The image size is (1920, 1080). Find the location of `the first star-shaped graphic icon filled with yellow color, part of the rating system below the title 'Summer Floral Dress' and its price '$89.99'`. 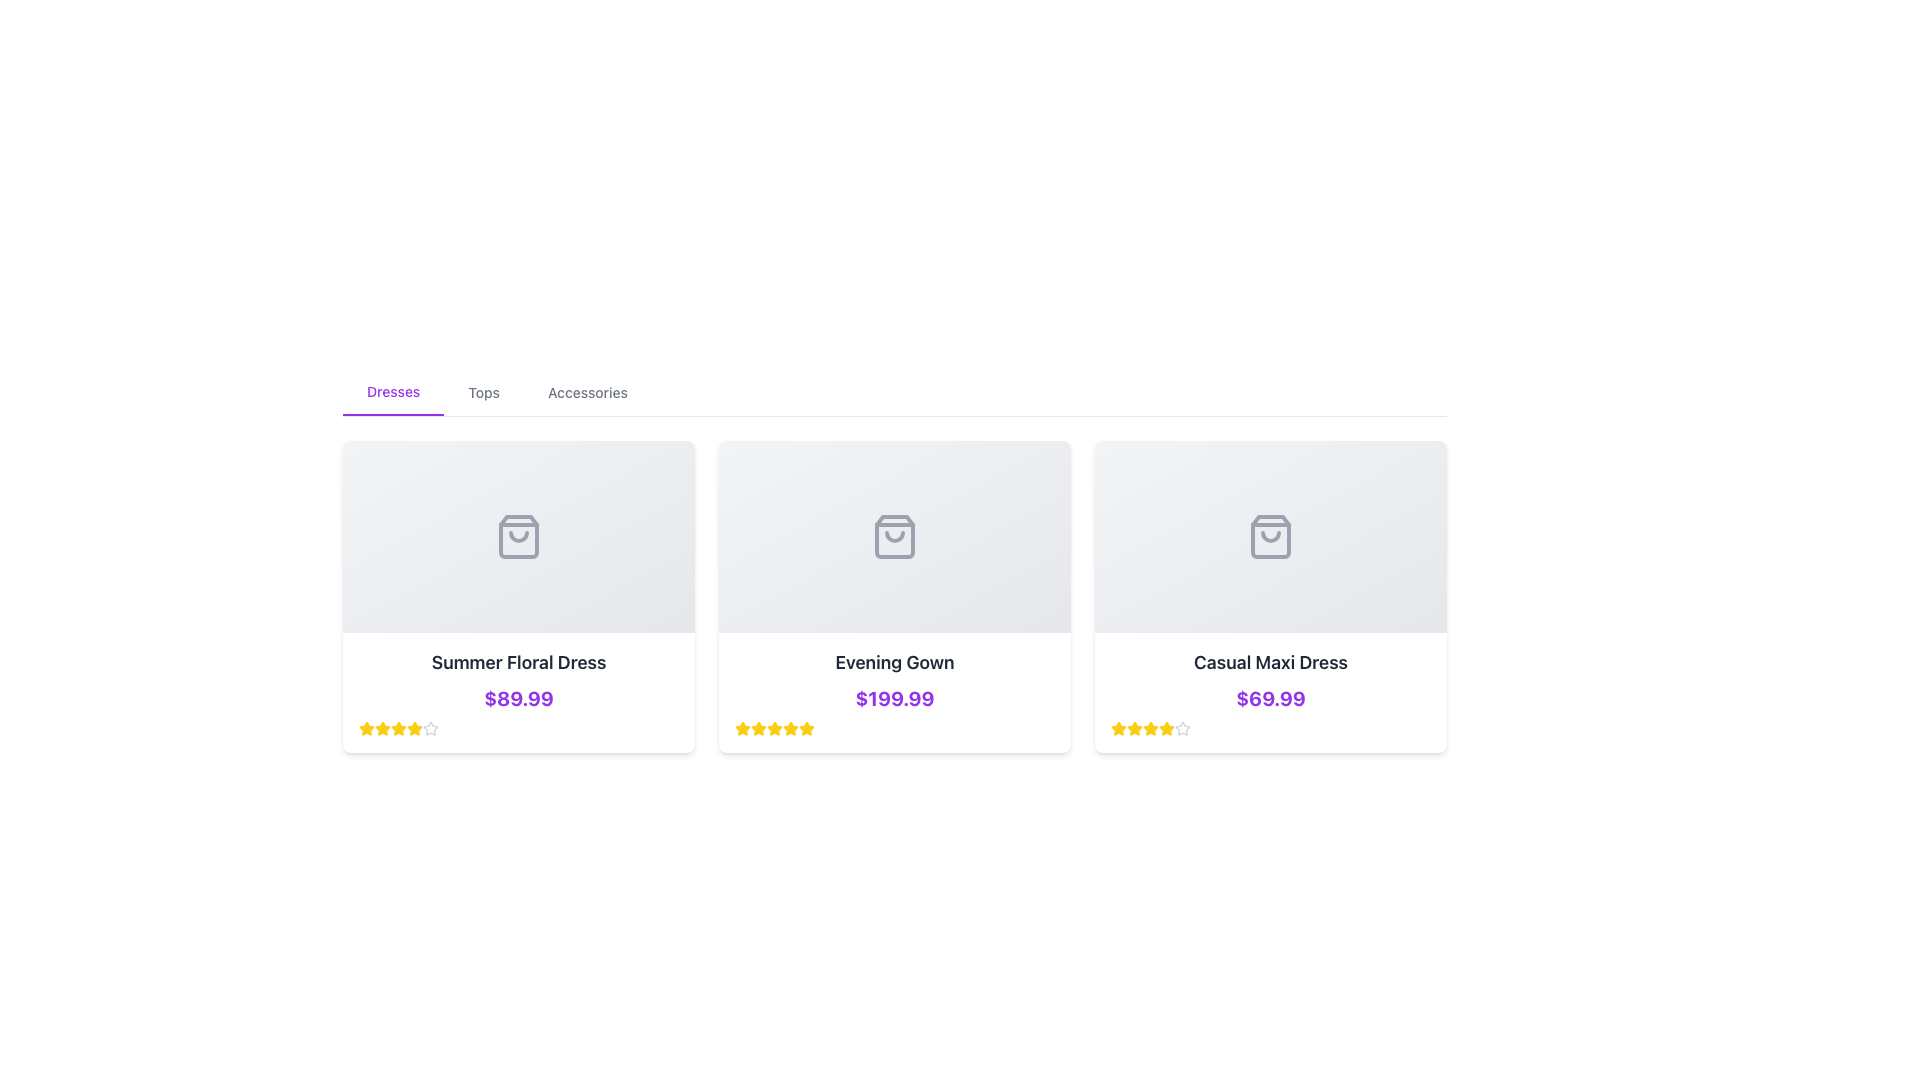

the first star-shaped graphic icon filled with yellow color, part of the rating system below the title 'Summer Floral Dress' and its price '$89.99' is located at coordinates (366, 729).